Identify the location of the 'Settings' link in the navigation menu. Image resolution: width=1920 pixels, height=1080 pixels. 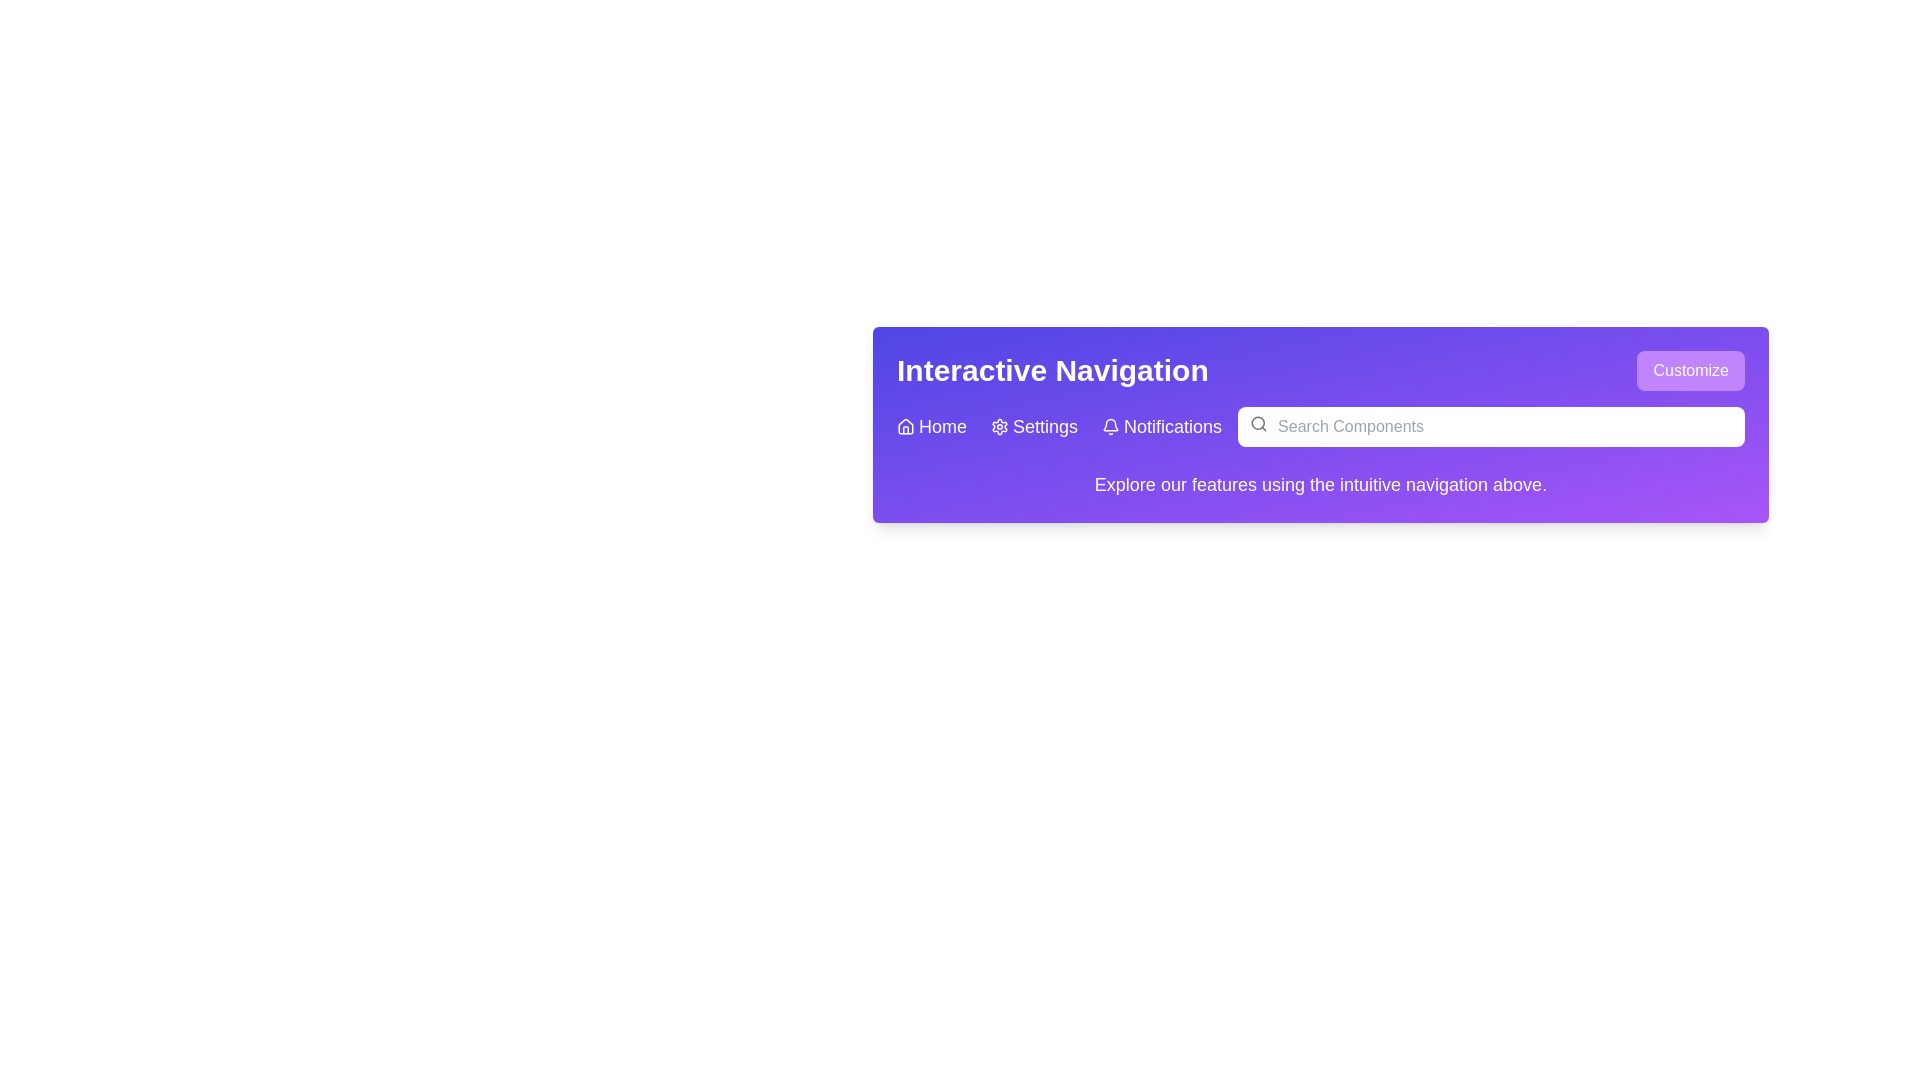
(1034, 426).